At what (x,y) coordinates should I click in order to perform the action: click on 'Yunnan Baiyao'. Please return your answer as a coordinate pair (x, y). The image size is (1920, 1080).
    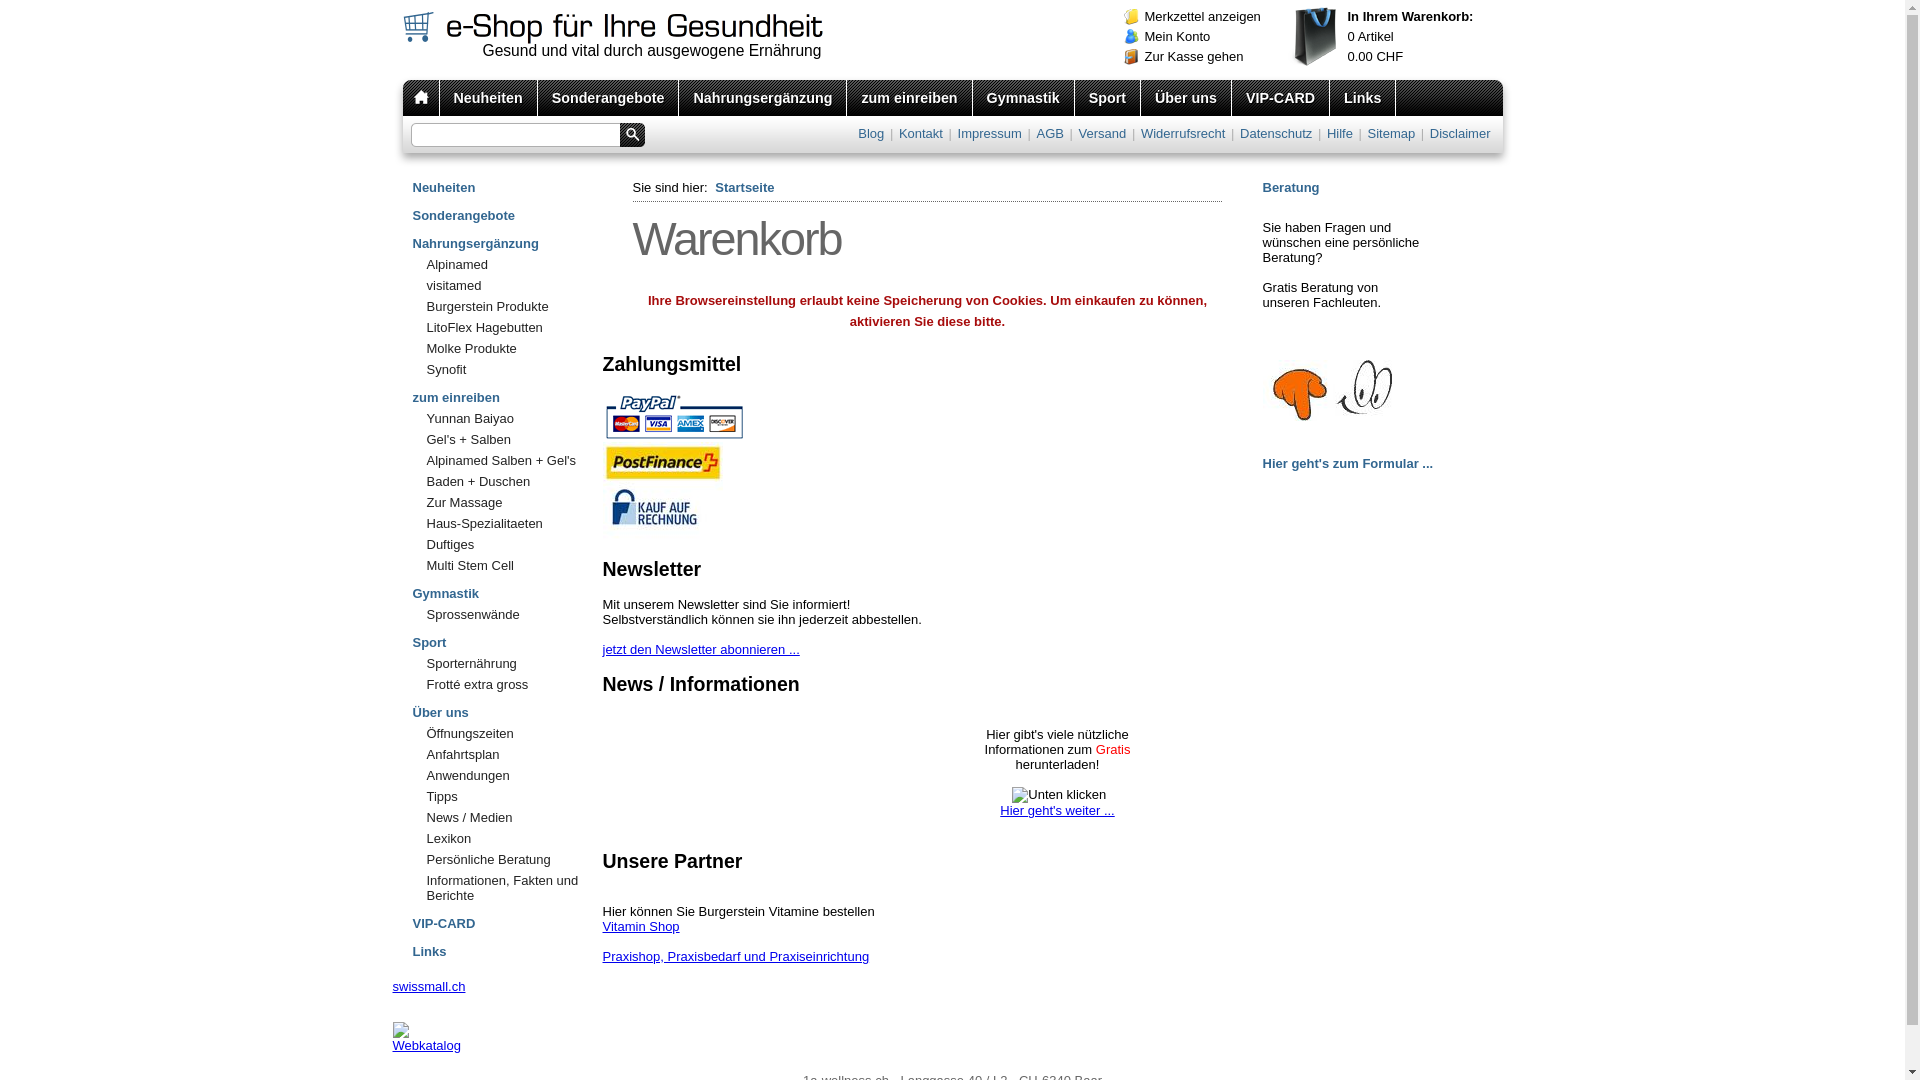
    Looking at the image, I should click on (507, 417).